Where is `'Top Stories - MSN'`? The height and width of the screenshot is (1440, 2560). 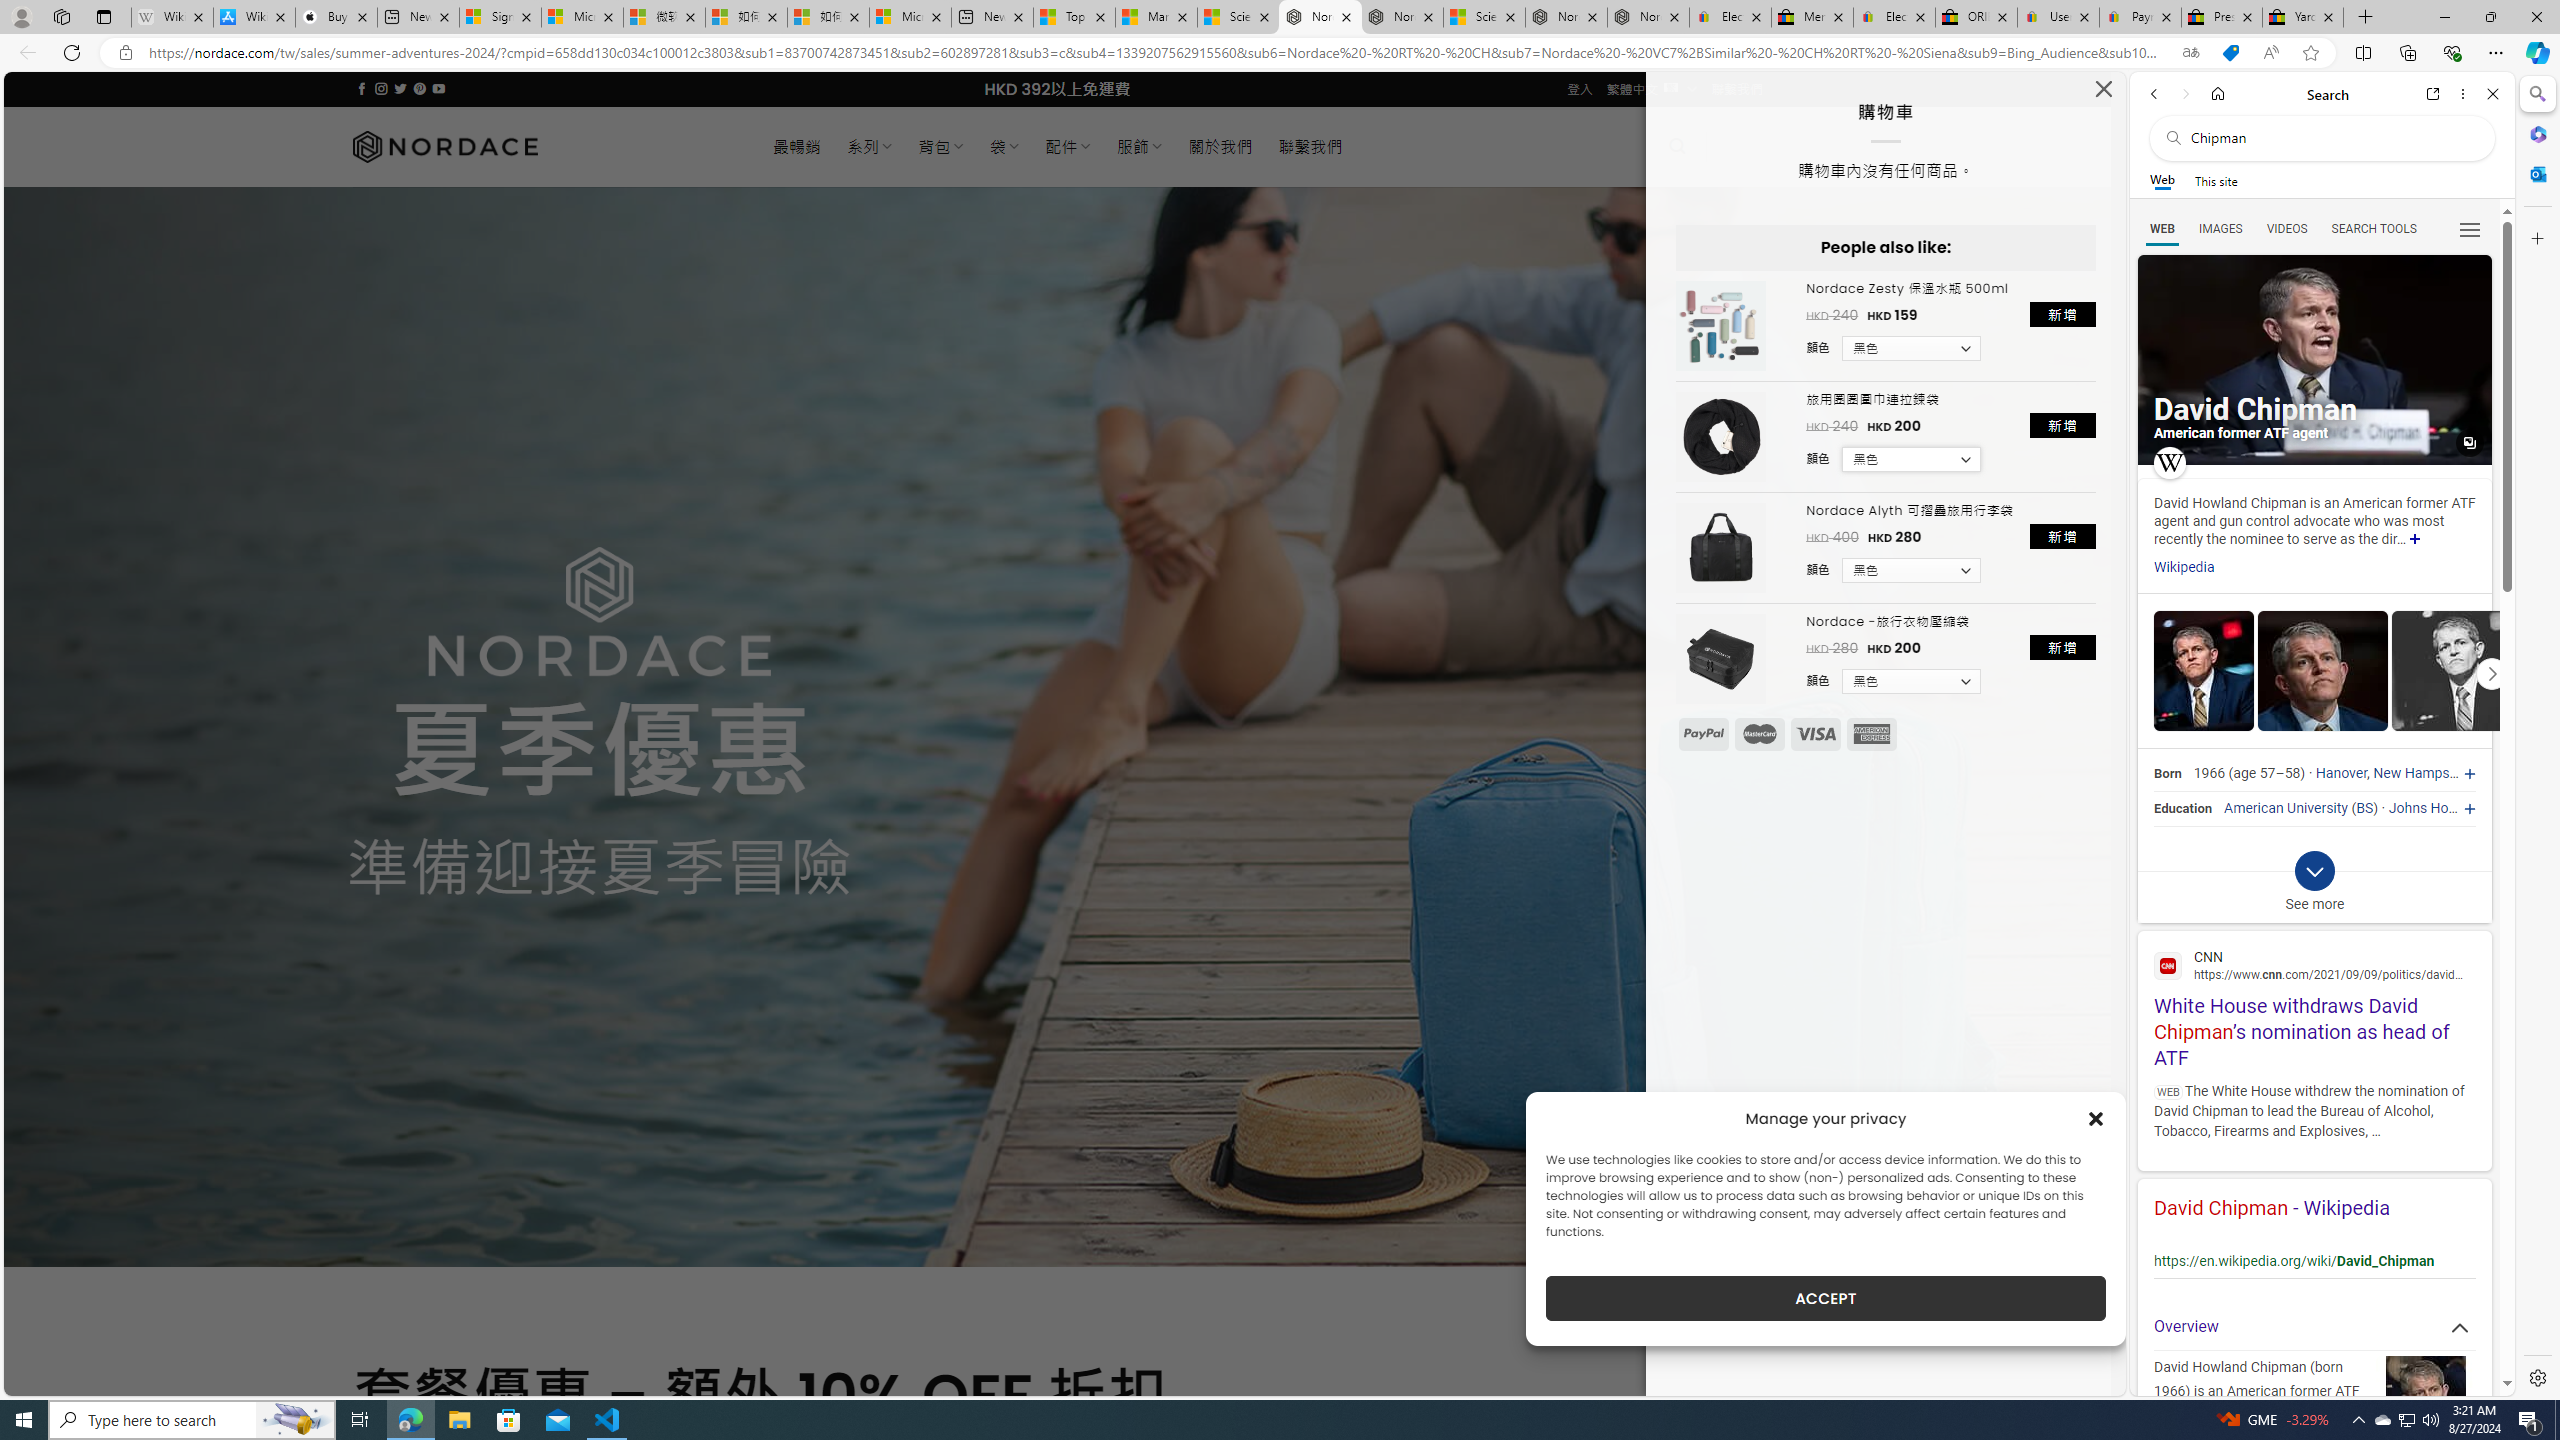
'Top Stories - MSN' is located at coordinates (1072, 16).